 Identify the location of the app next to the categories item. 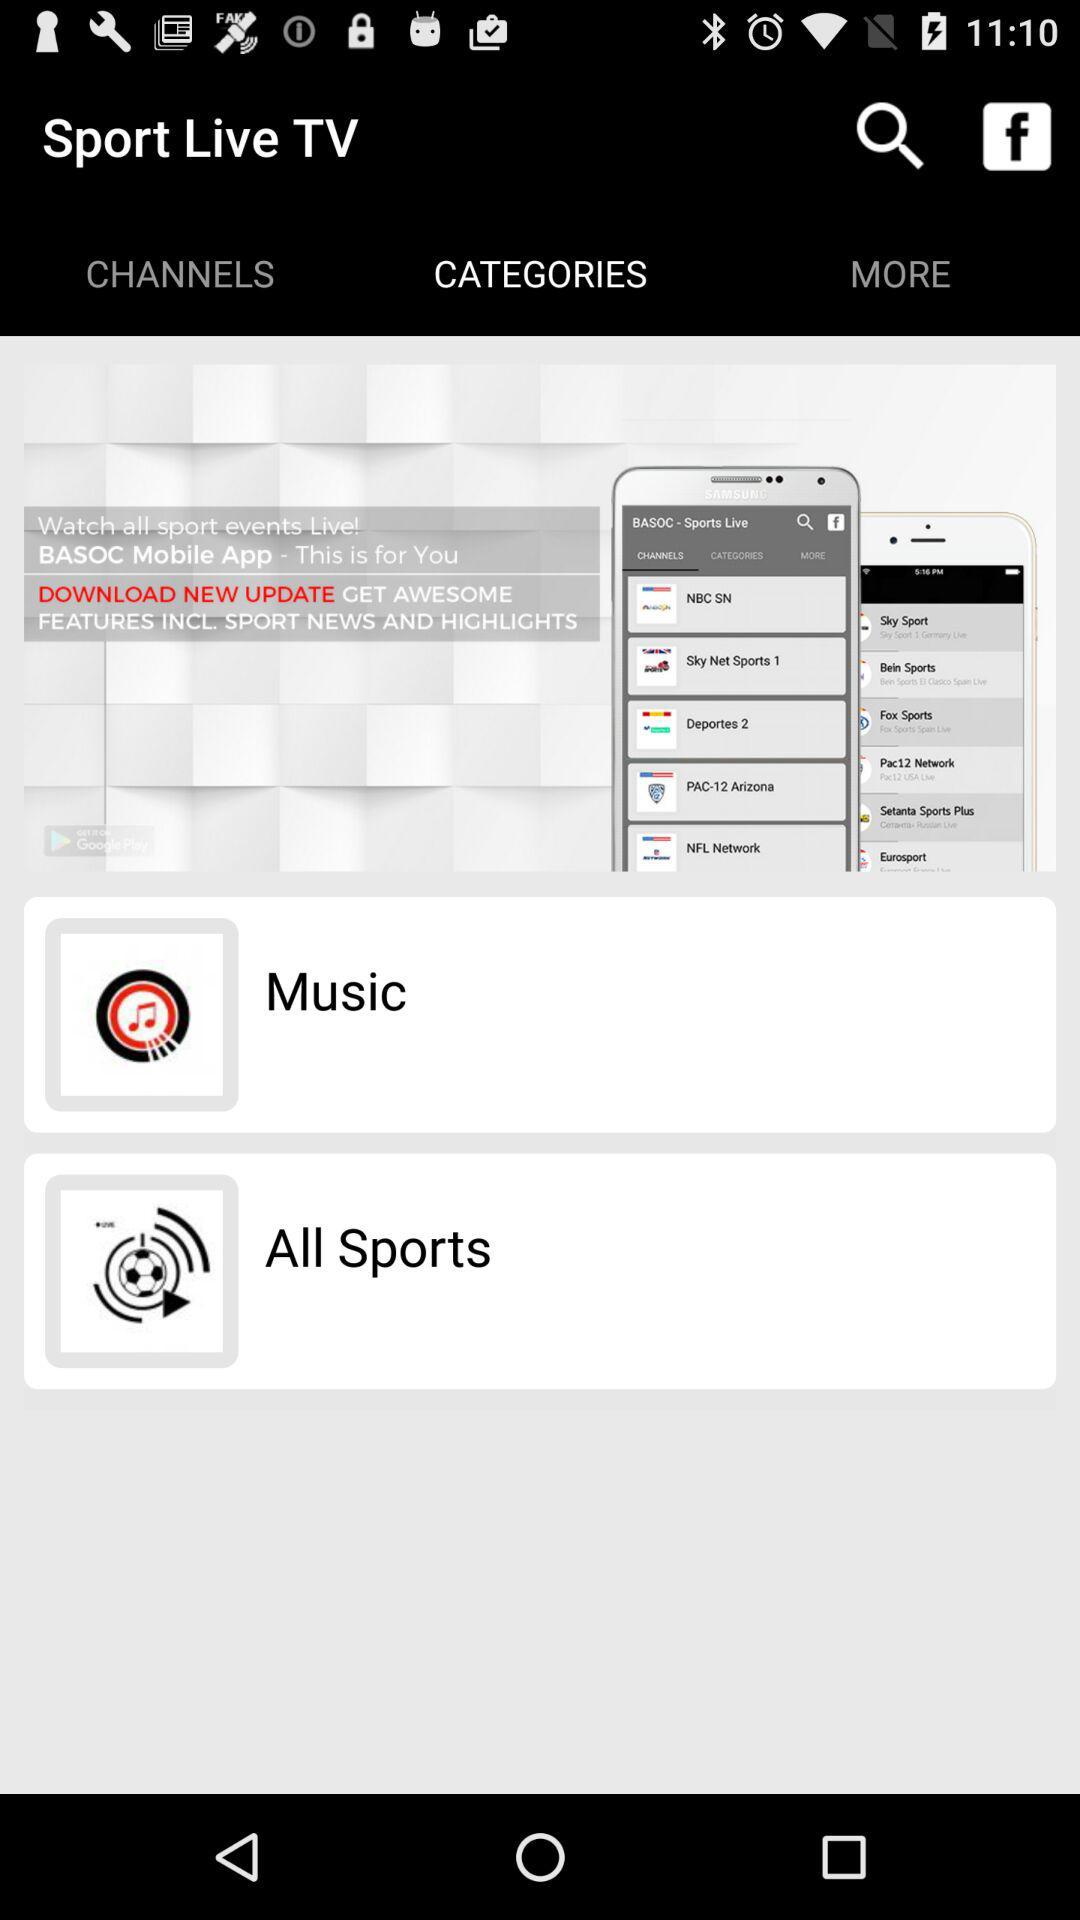
(890, 135).